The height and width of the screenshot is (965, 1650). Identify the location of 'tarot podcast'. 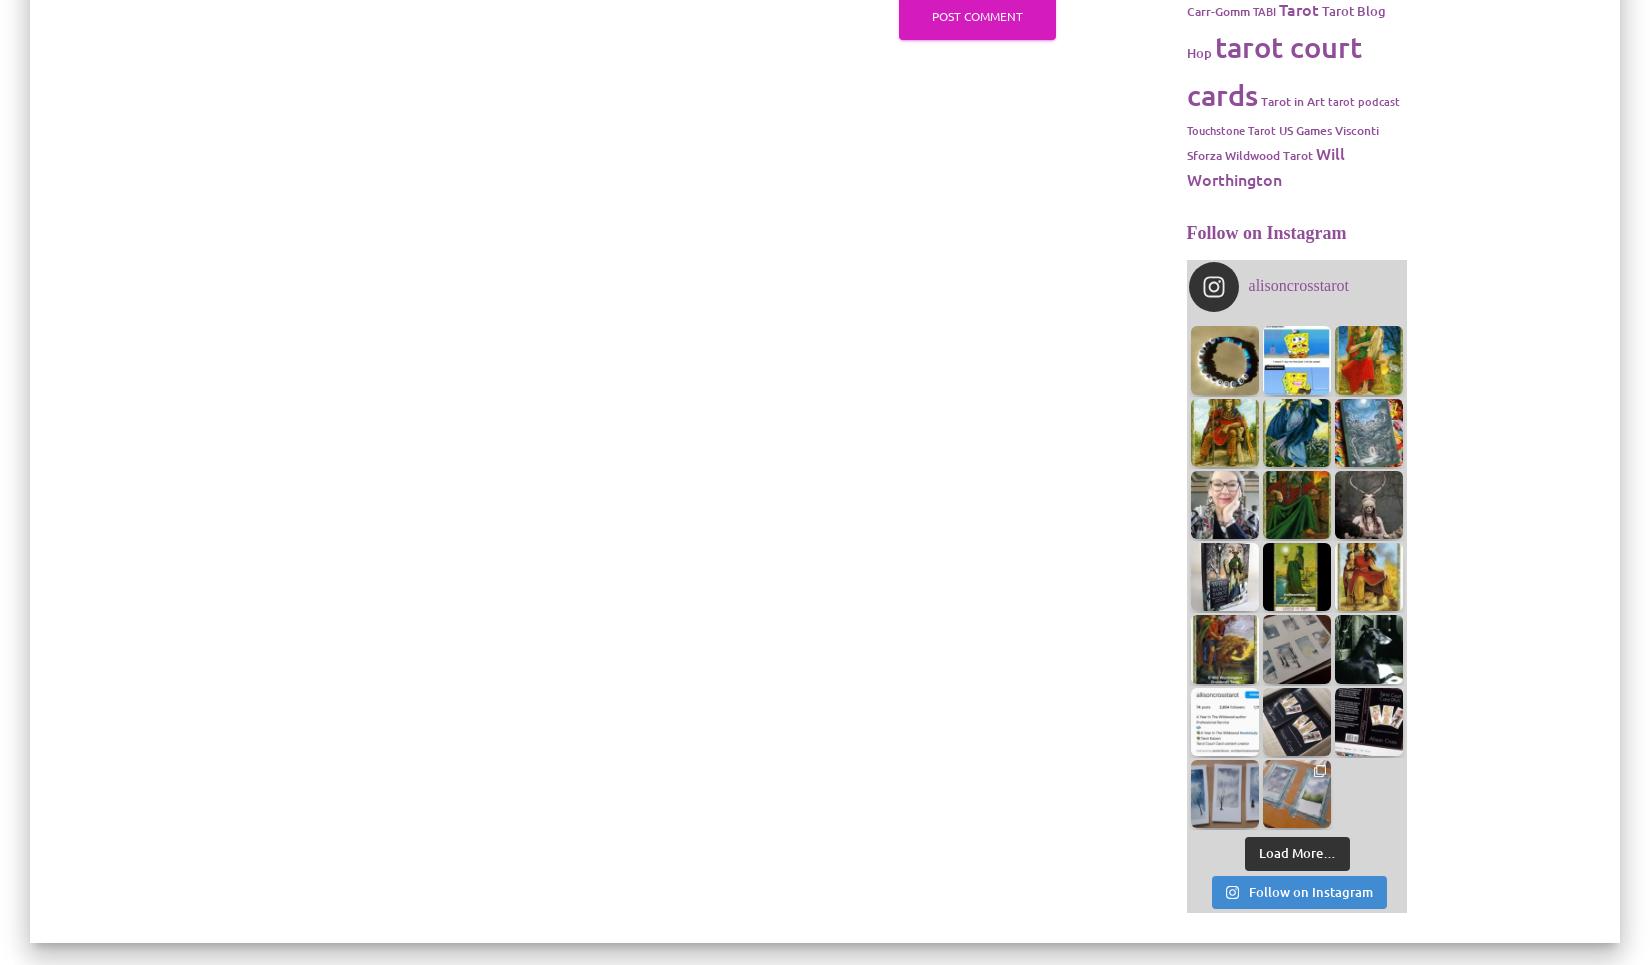
(1362, 99).